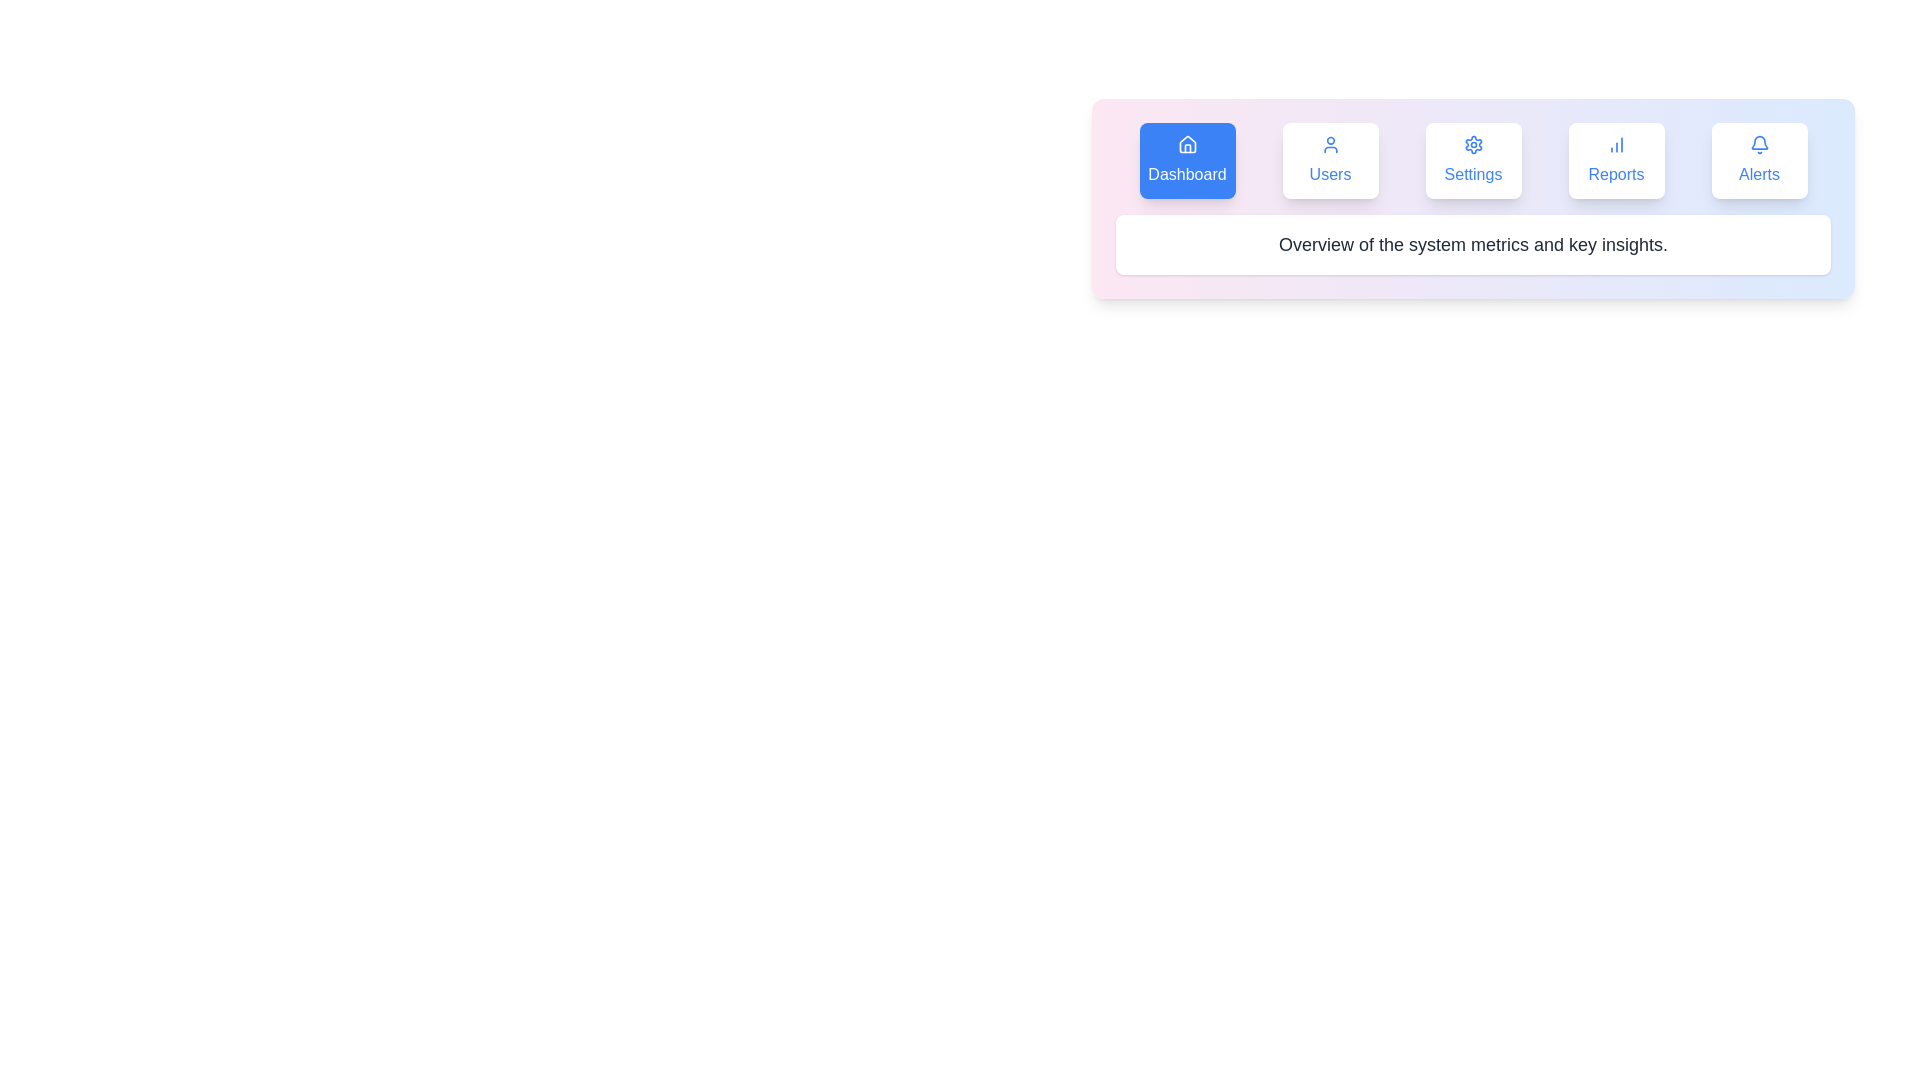  What do you see at coordinates (1758, 144) in the screenshot?
I see `the notification icon located at the top-center of the 'Alerts' button` at bounding box center [1758, 144].